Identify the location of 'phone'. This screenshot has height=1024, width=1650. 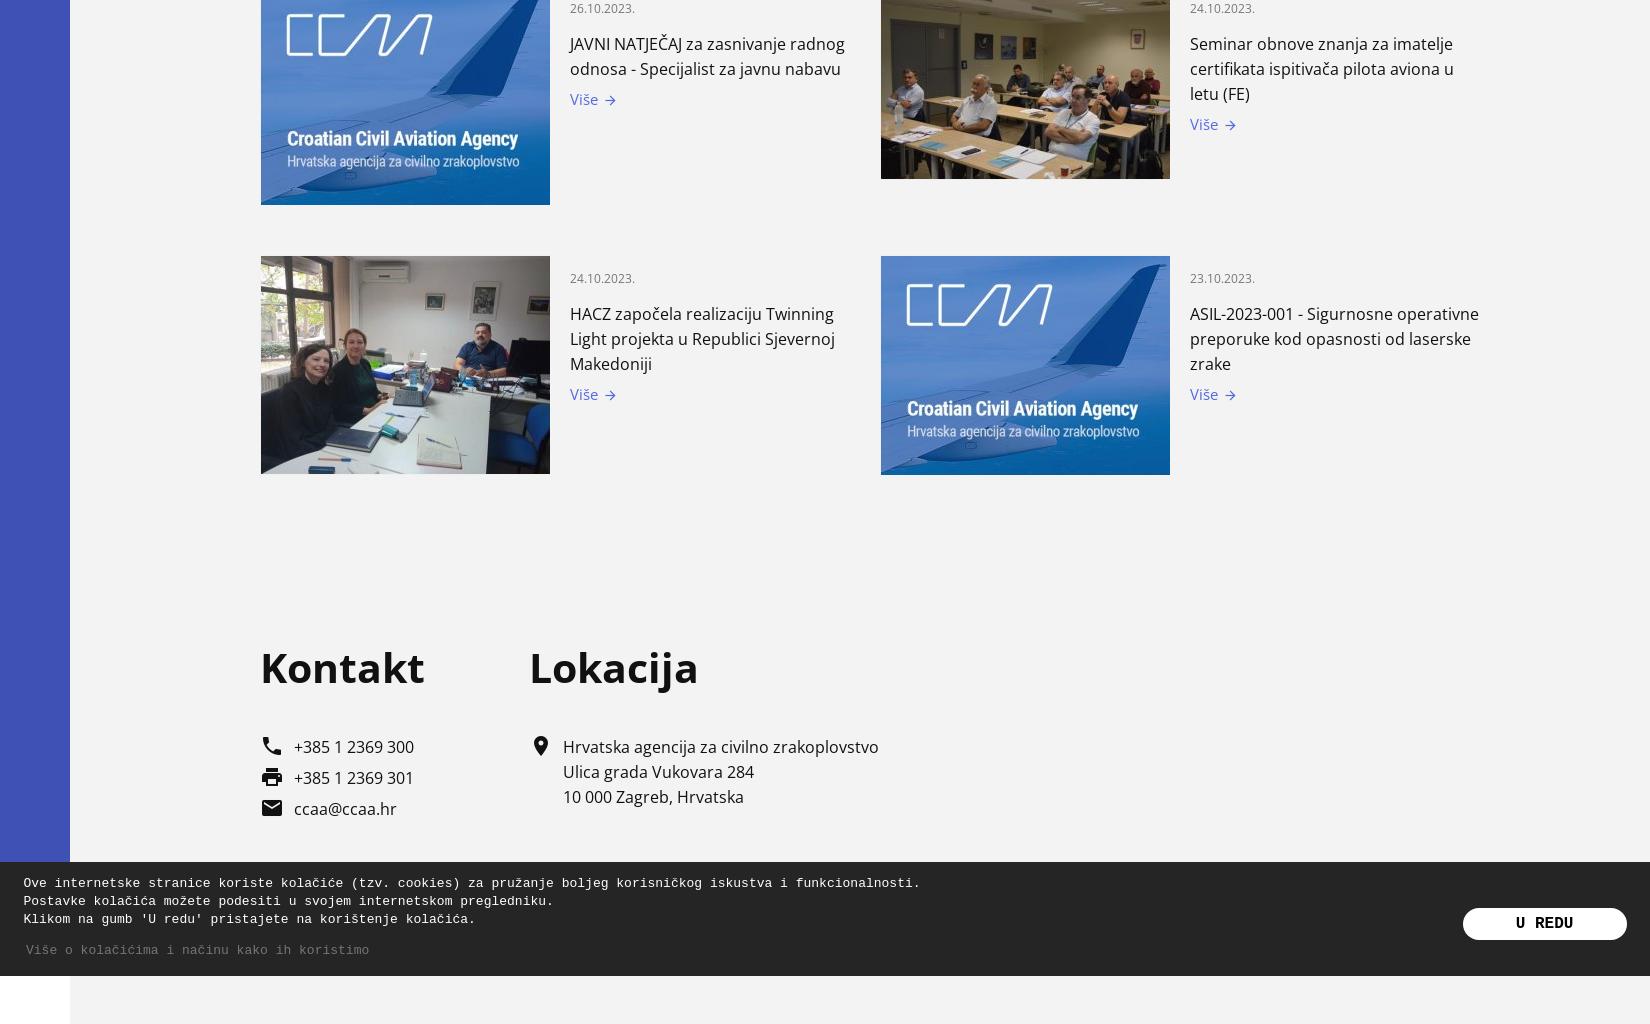
(271, 744).